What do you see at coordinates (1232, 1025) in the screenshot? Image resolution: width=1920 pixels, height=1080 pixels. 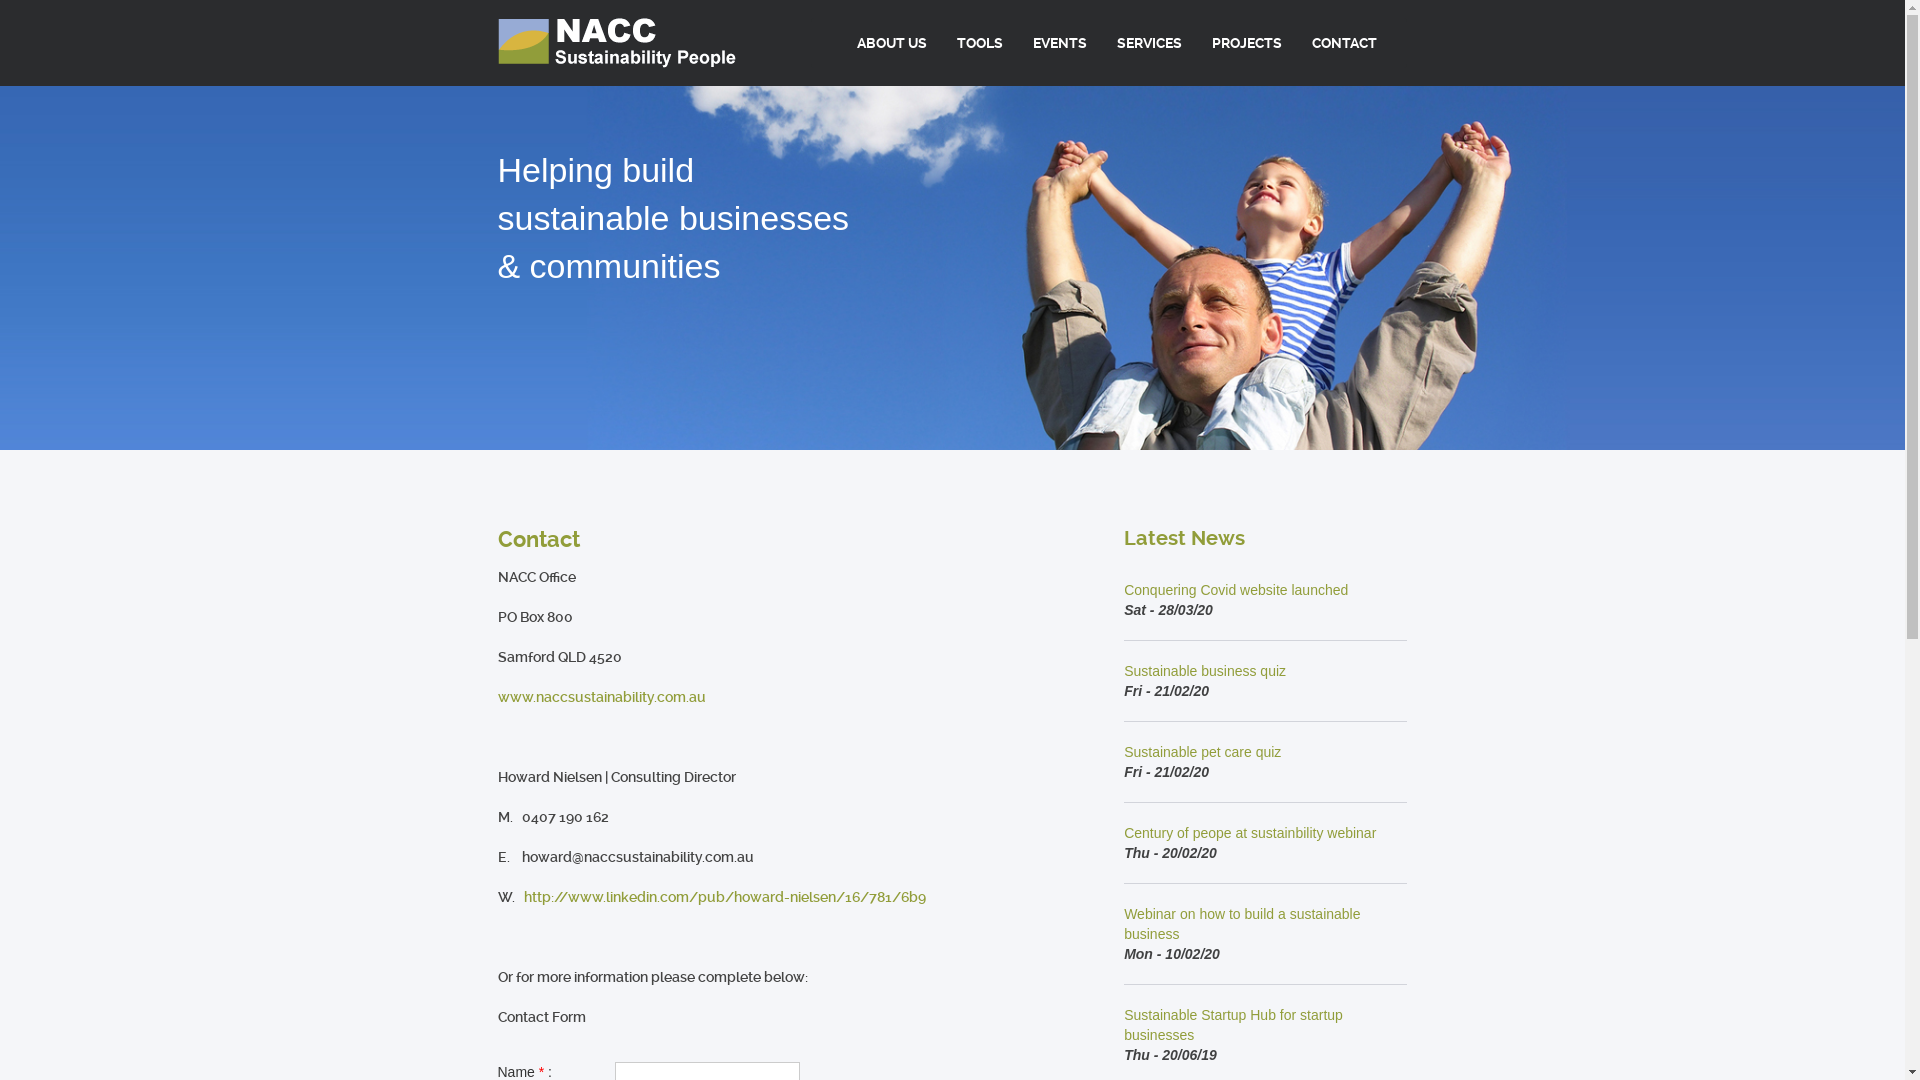 I see `'Sustainable Startup Hub for startup businesses'` at bounding box center [1232, 1025].